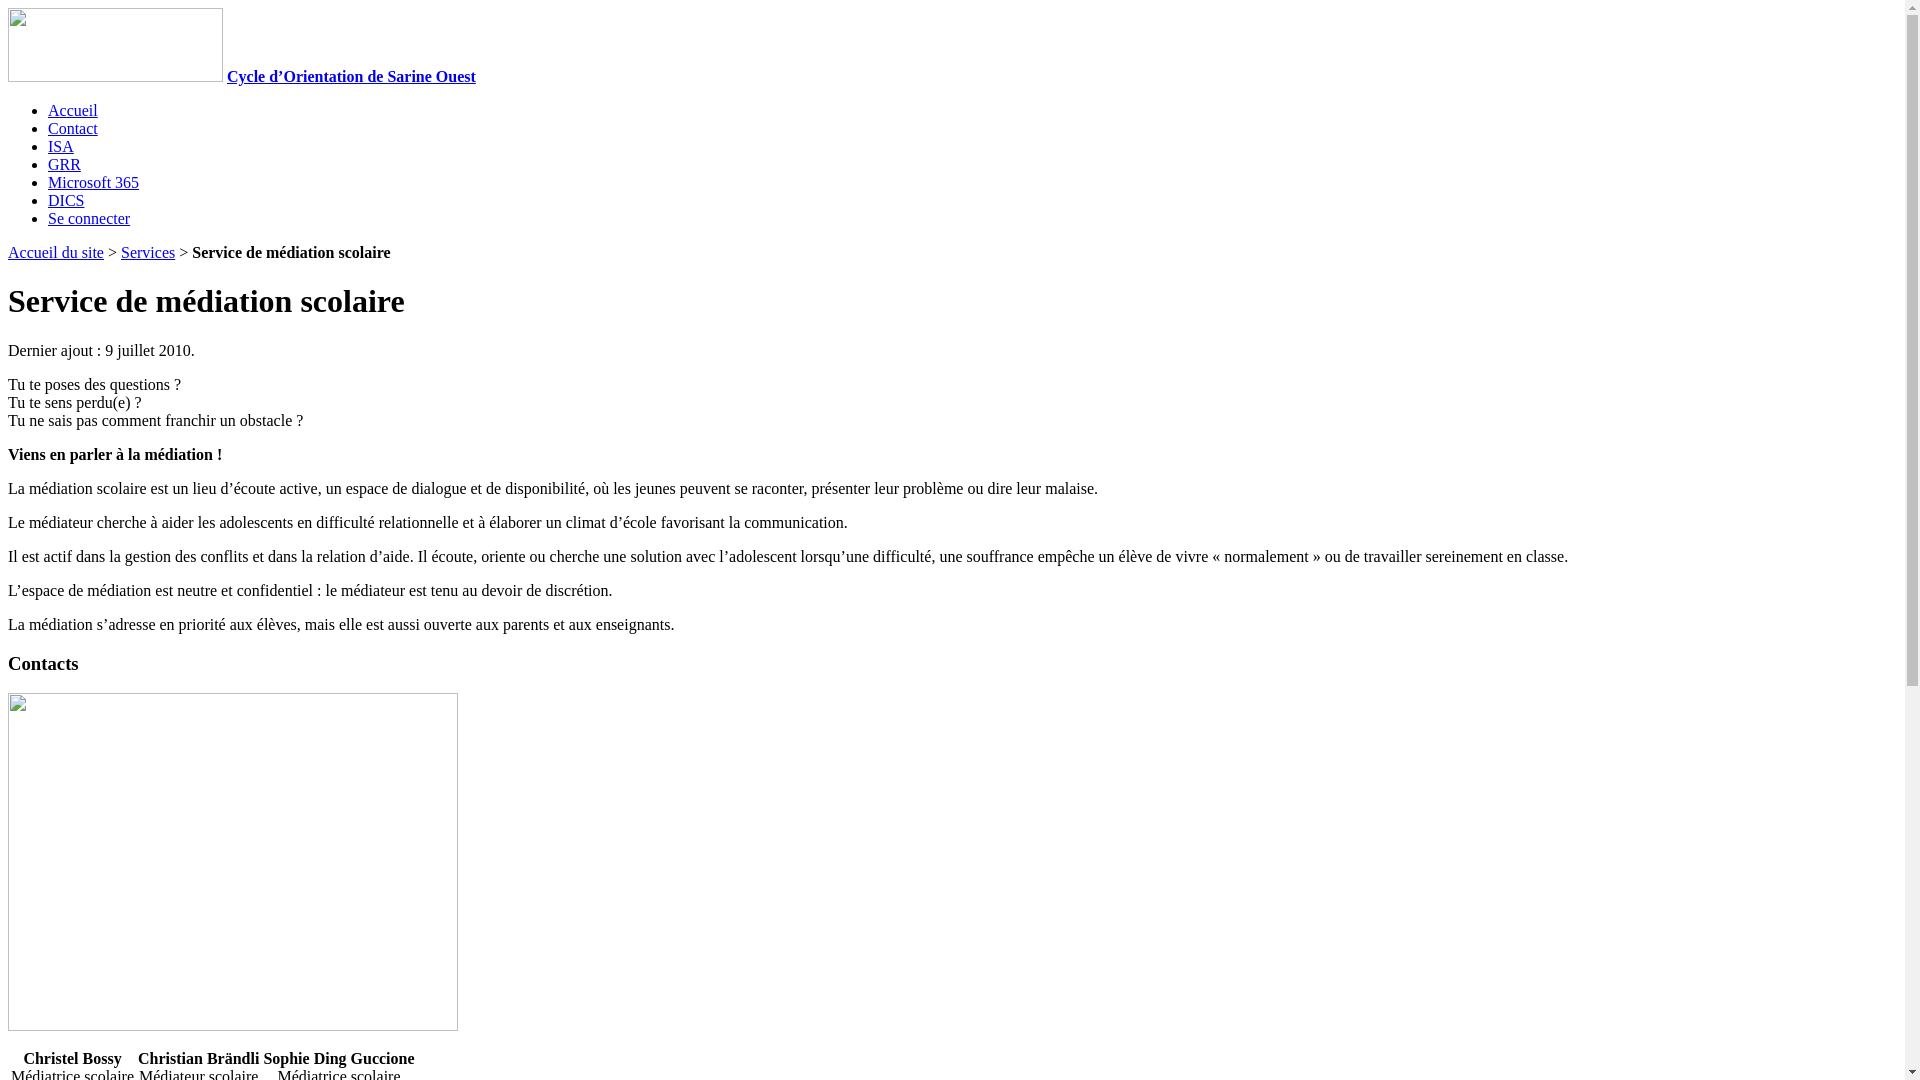 This screenshot has height=1080, width=1920. I want to click on 'Se connecter', so click(88, 218).